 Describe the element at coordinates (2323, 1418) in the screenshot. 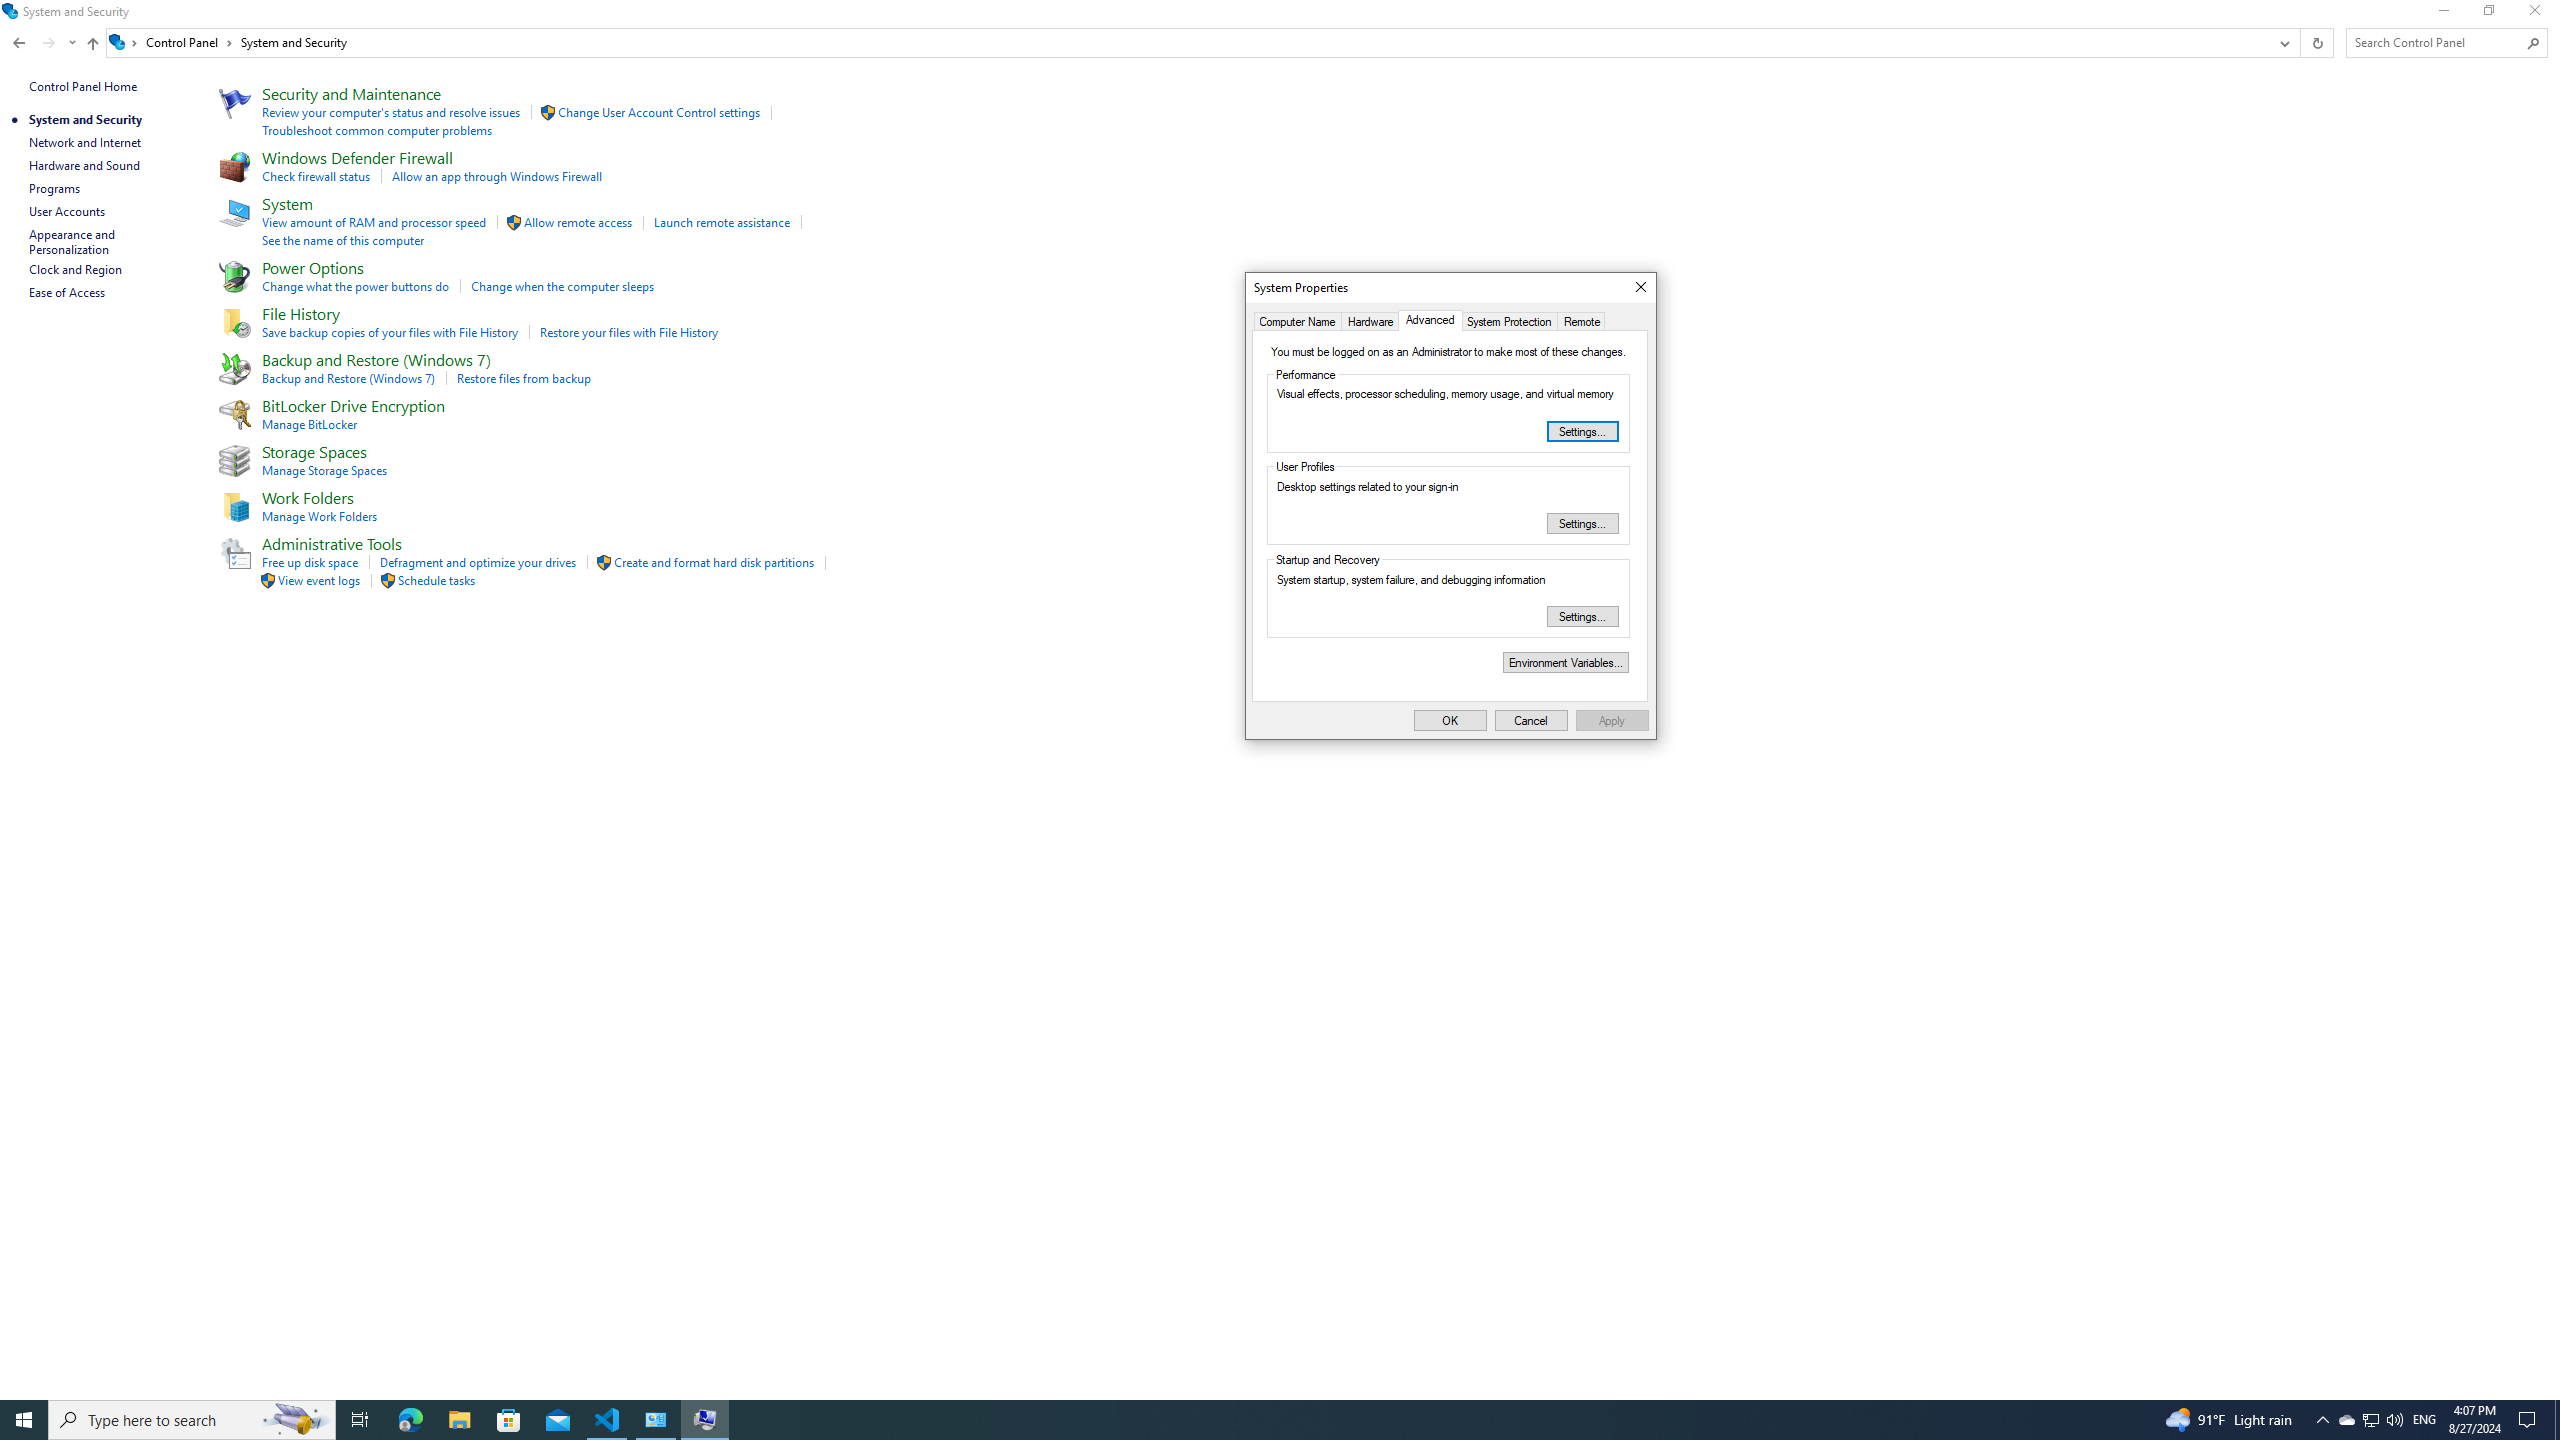

I see `'Notification Chevron'` at that location.